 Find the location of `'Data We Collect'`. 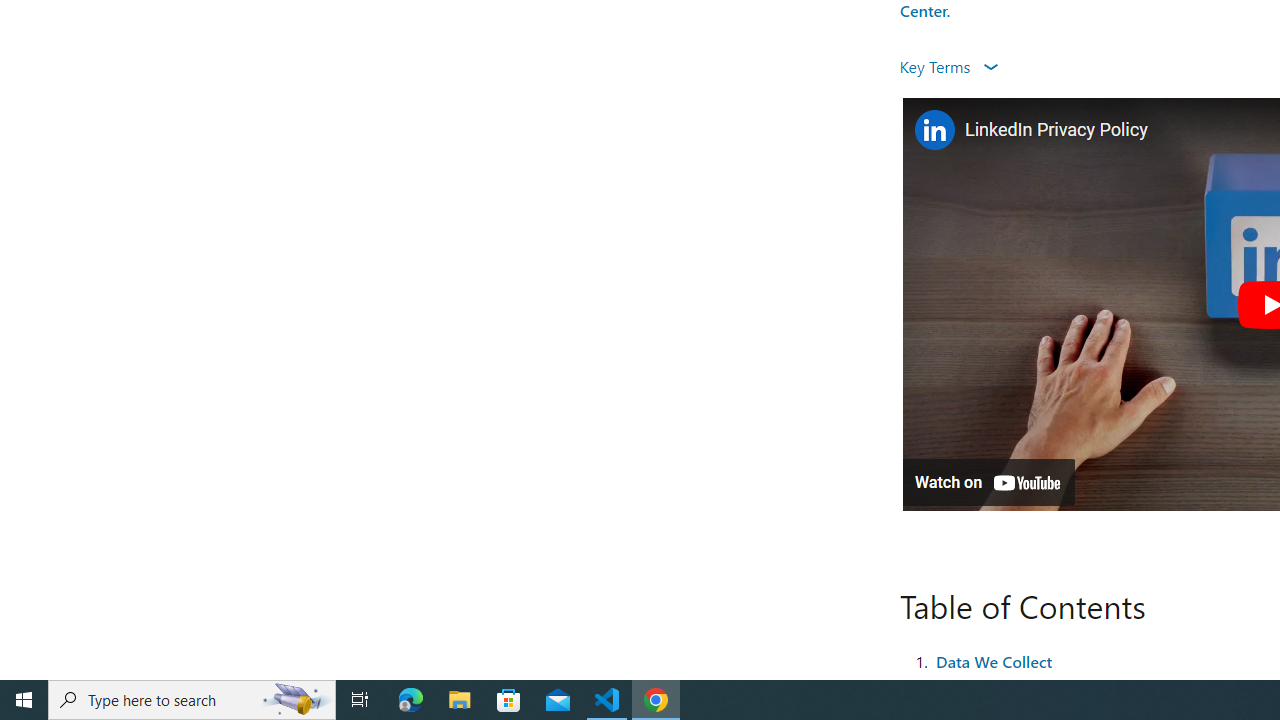

'Data We Collect' is located at coordinates (993, 660).